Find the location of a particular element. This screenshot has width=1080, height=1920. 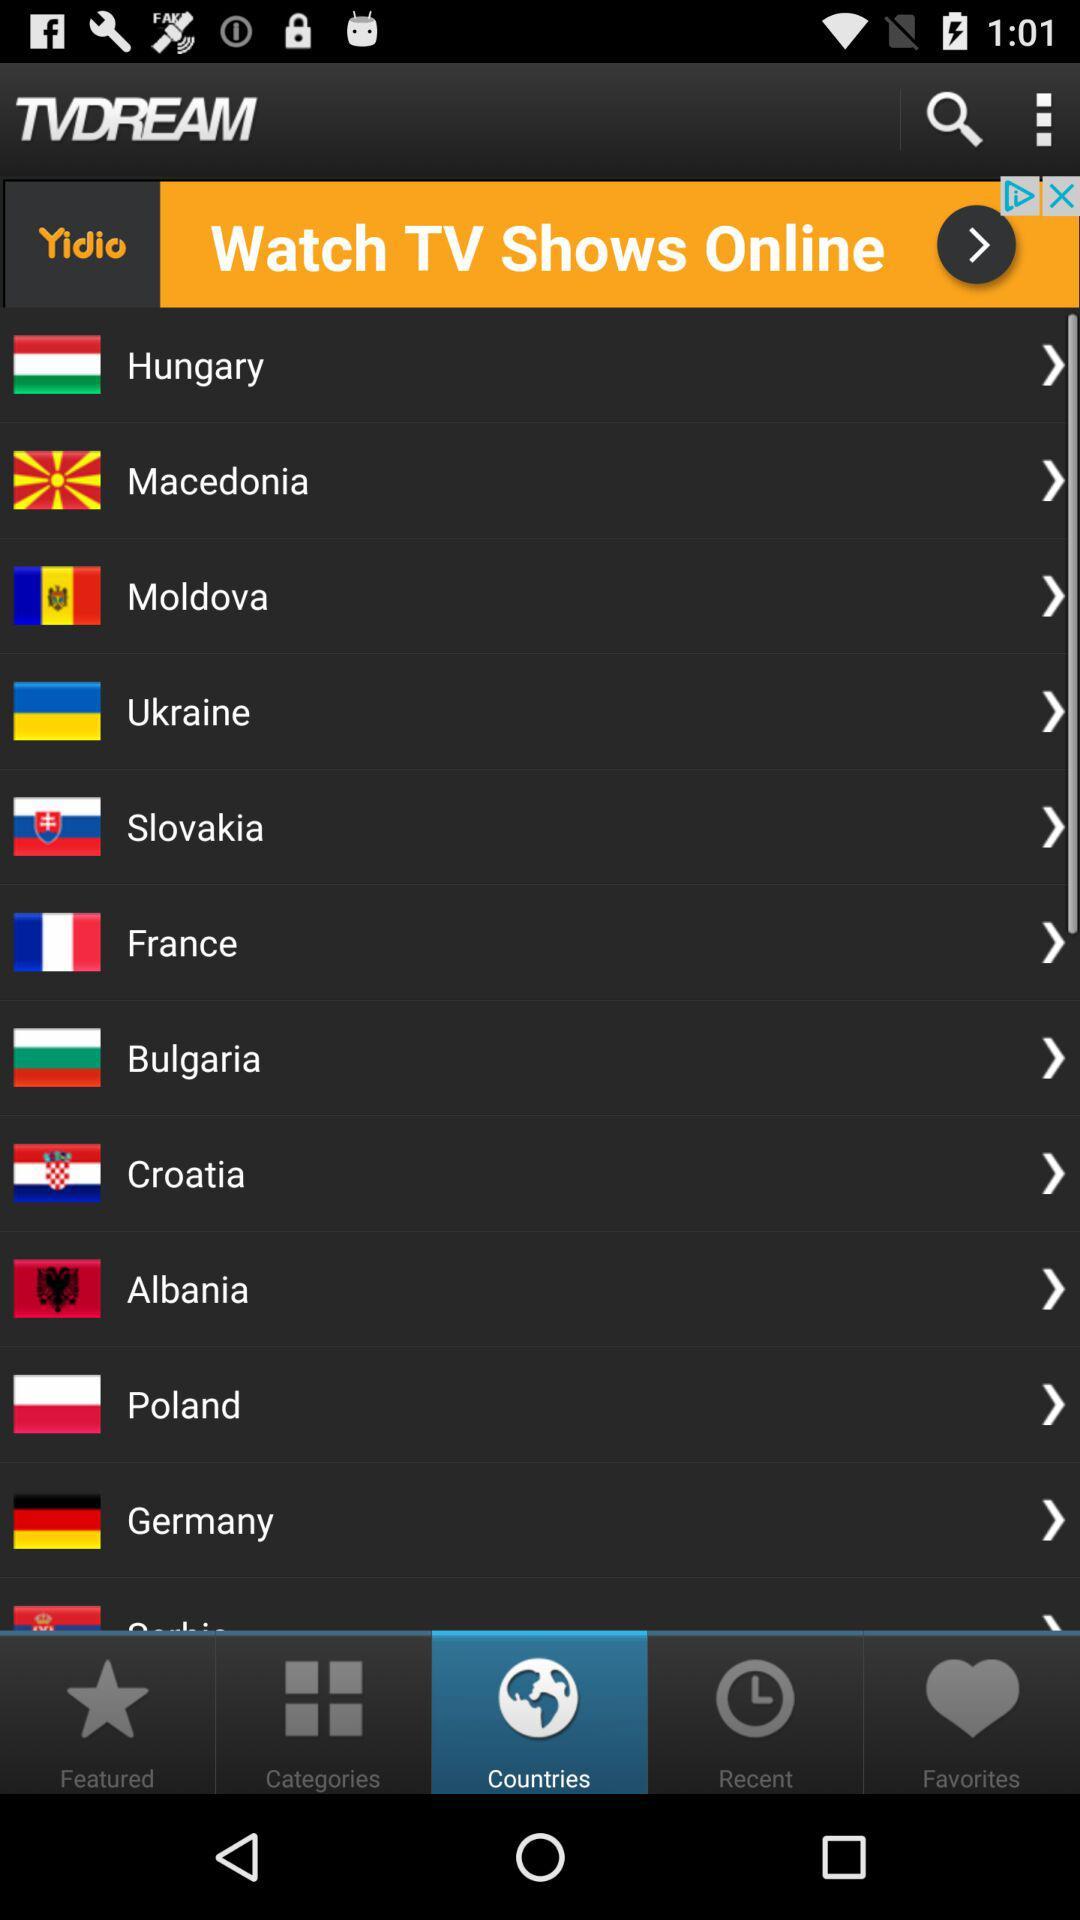

the search icon is located at coordinates (952, 127).